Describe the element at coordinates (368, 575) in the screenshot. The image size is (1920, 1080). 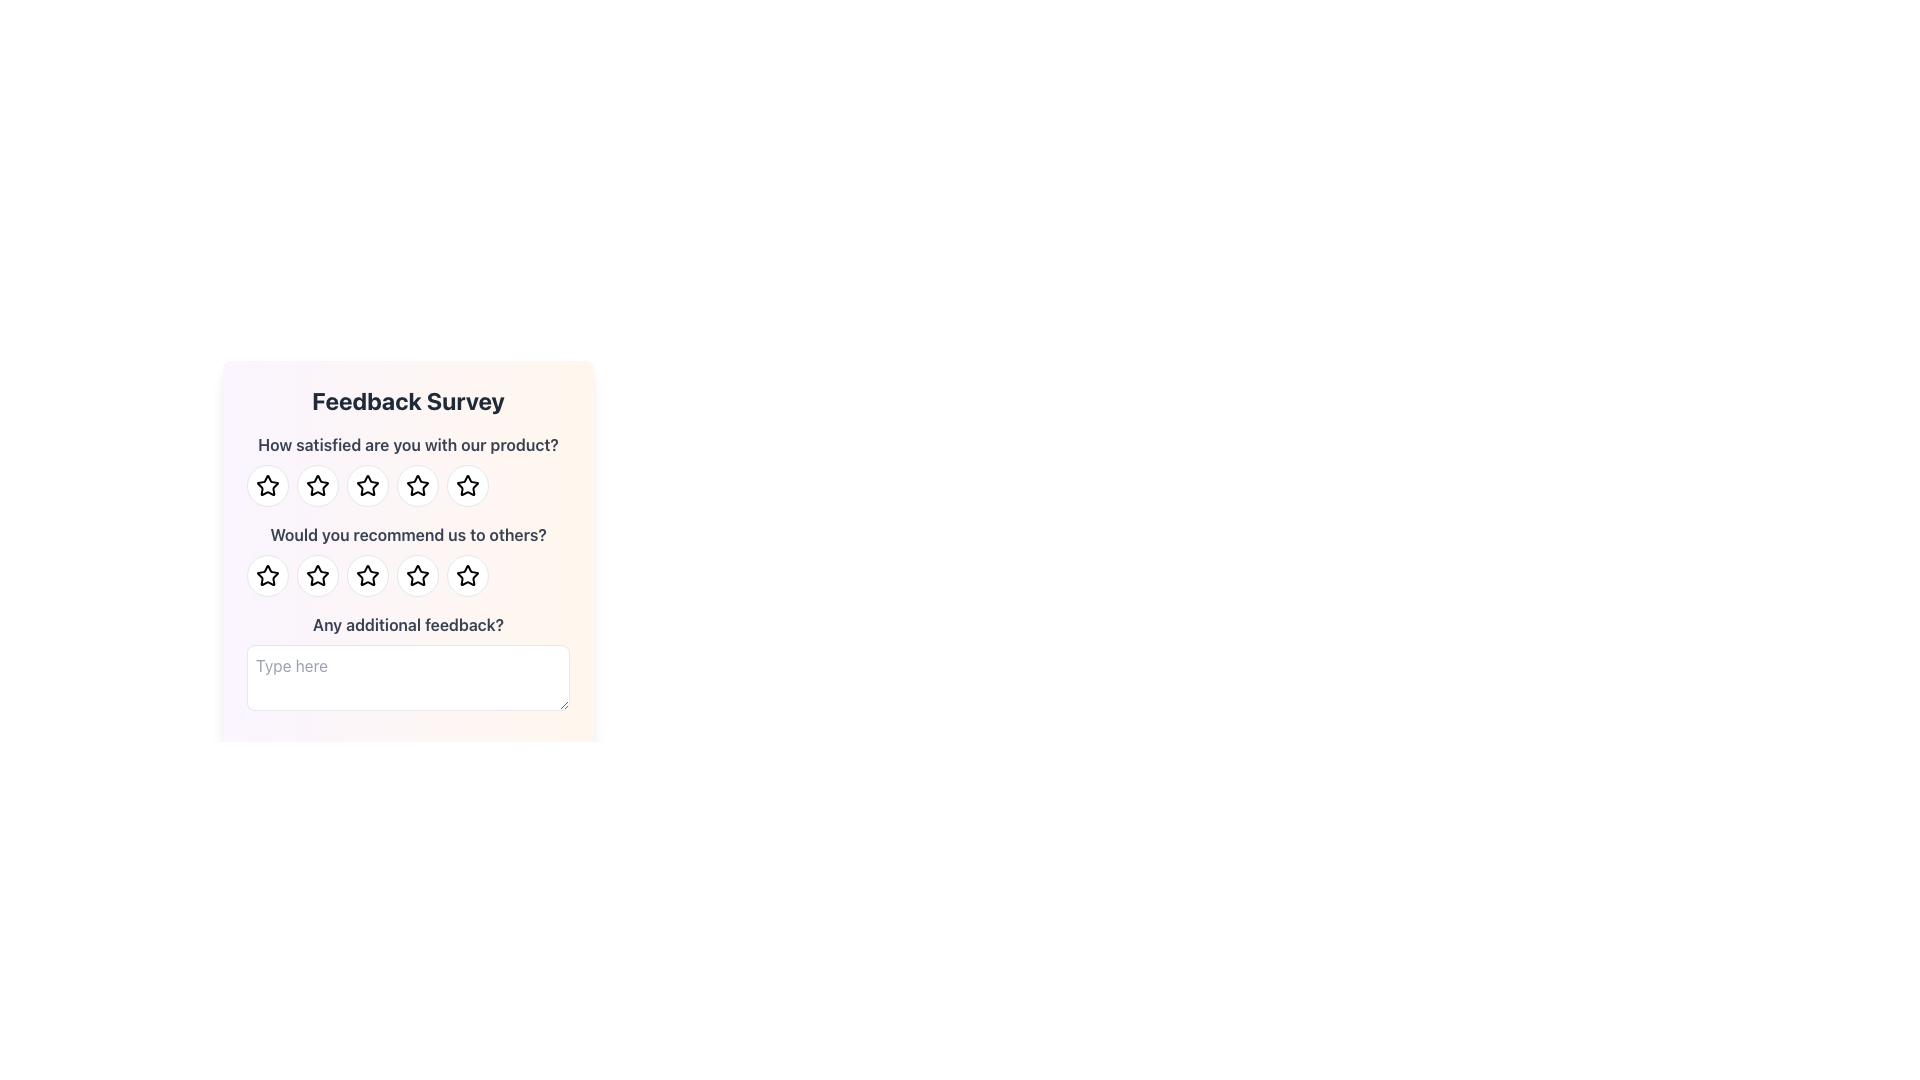
I see `the third star in the second row of the feedback survey` at that location.